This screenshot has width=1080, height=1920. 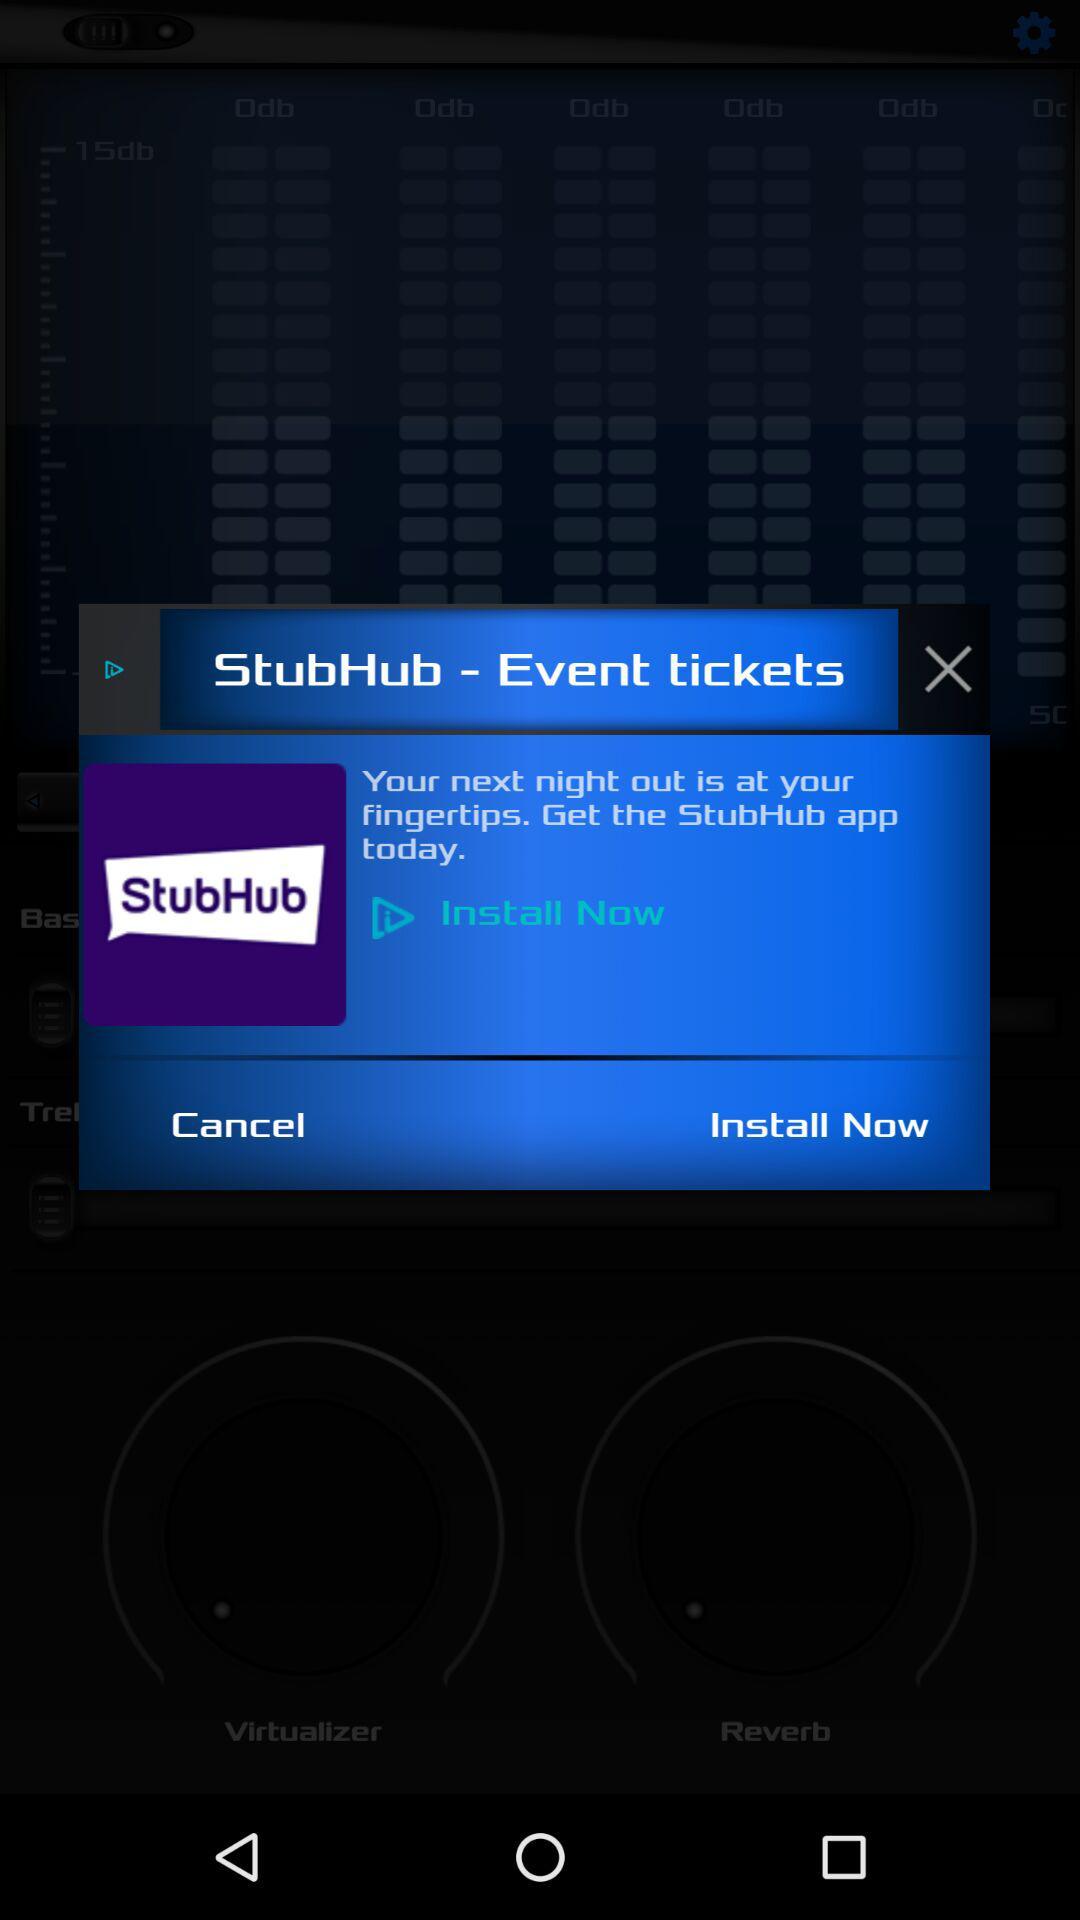 What do you see at coordinates (225, 893) in the screenshot?
I see `the icon next to your next night item` at bounding box center [225, 893].